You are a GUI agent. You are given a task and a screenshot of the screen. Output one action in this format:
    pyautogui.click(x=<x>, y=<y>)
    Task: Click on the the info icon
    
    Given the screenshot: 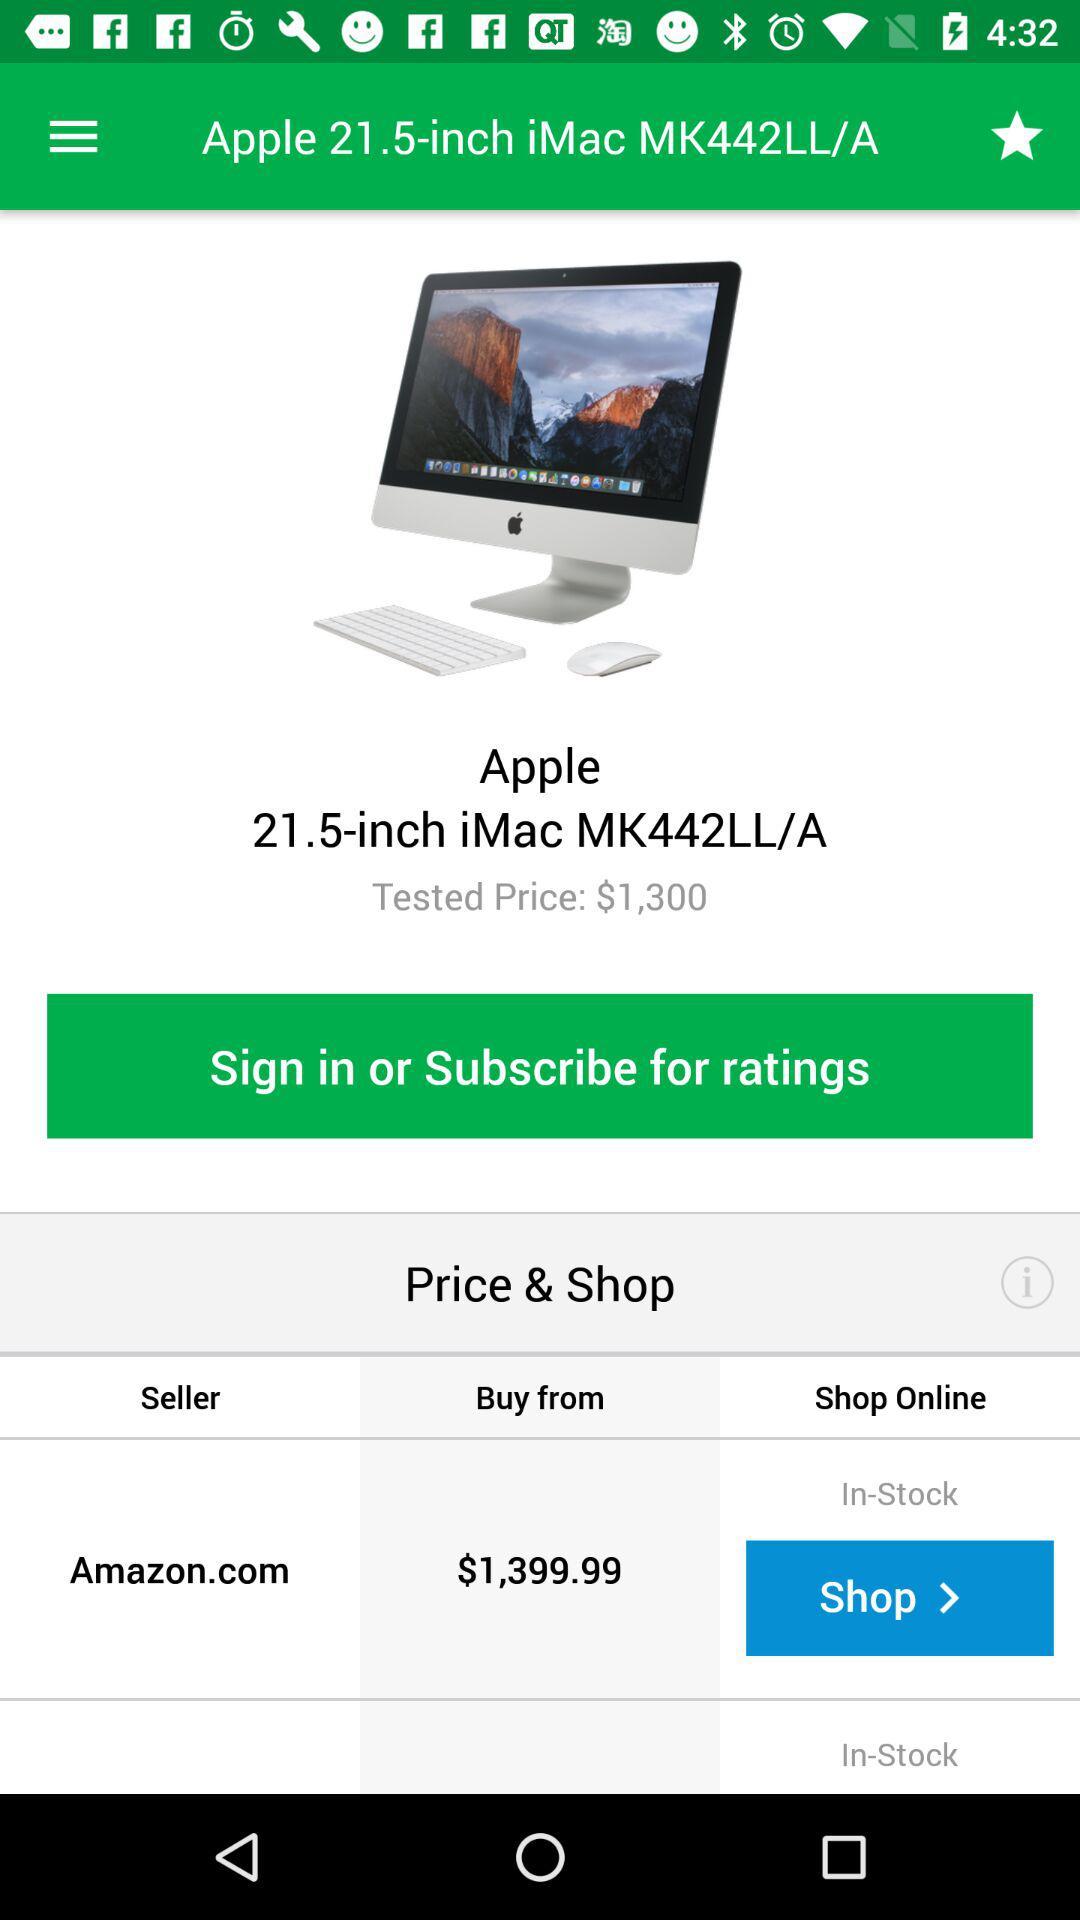 What is the action you would take?
    pyautogui.click(x=1027, y=1282)
    